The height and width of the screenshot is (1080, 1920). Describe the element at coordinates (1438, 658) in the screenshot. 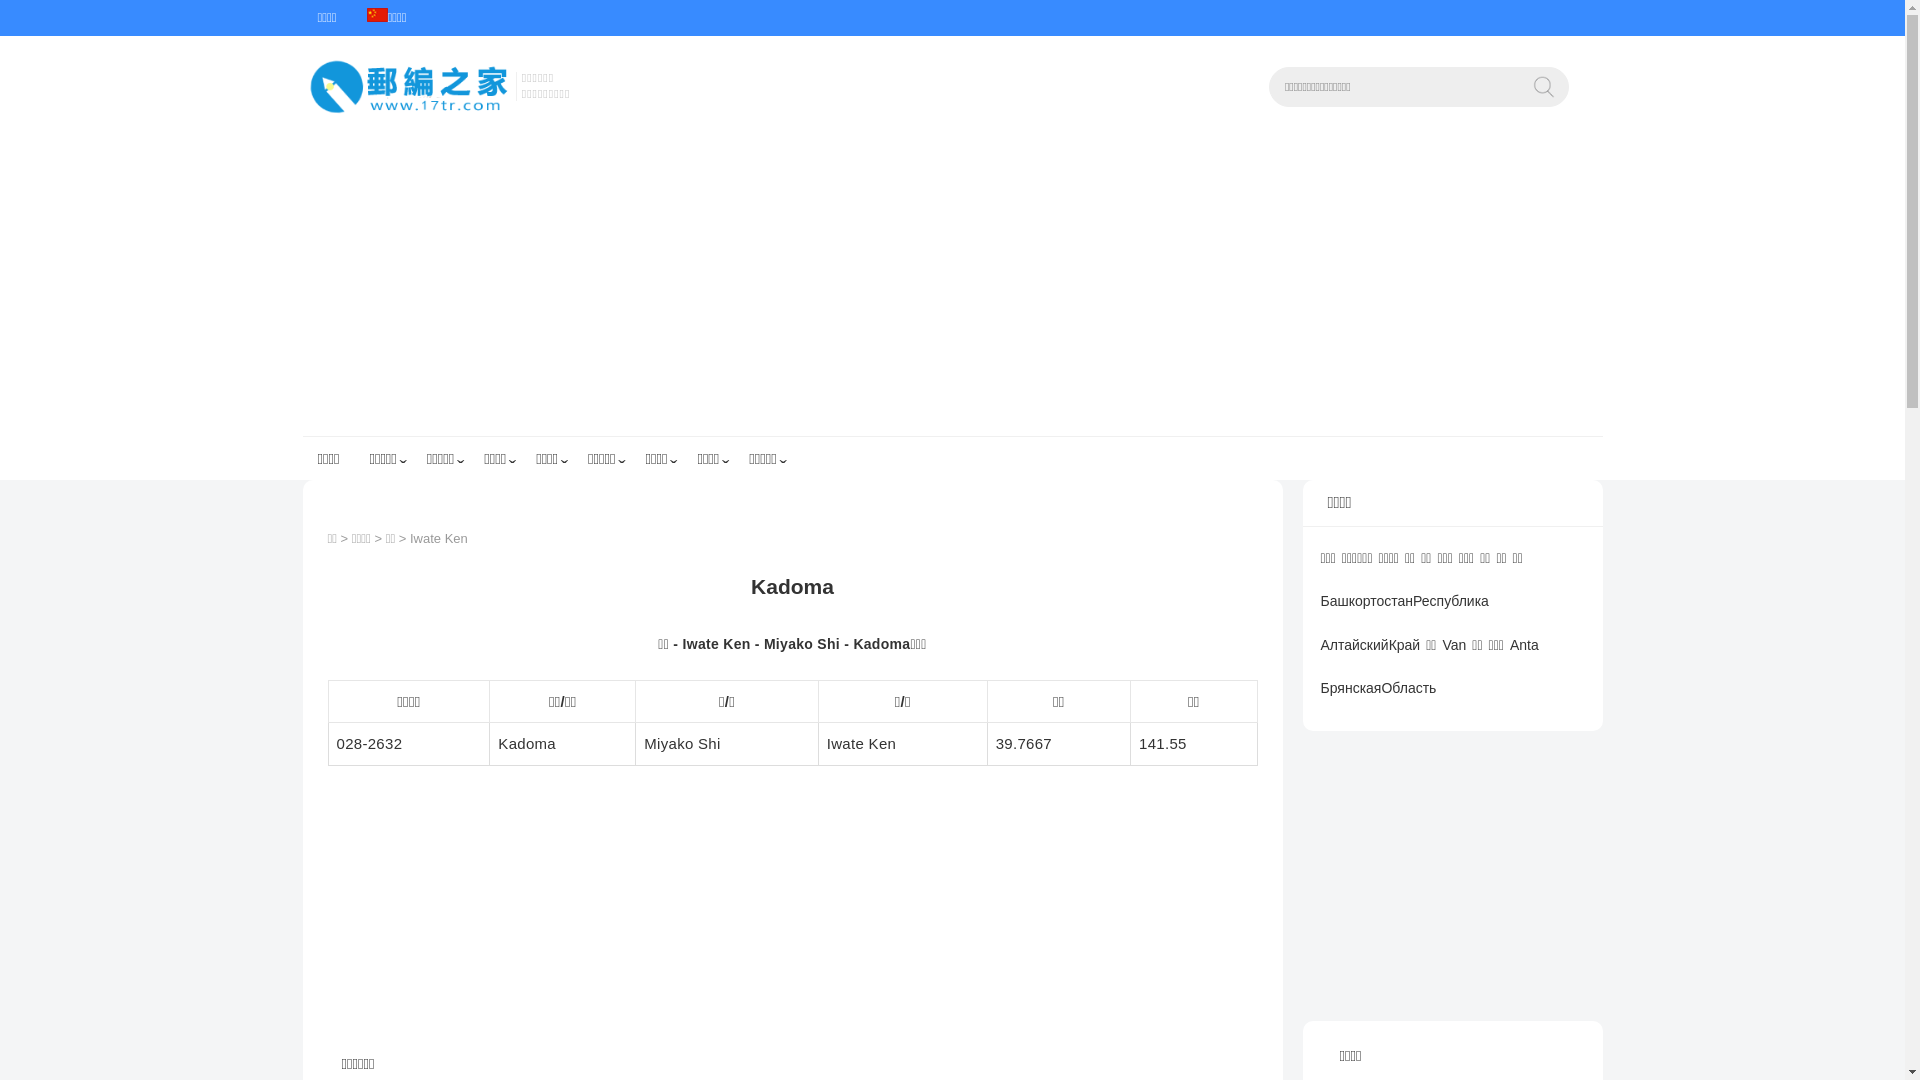

I see `'Van'` at that location.